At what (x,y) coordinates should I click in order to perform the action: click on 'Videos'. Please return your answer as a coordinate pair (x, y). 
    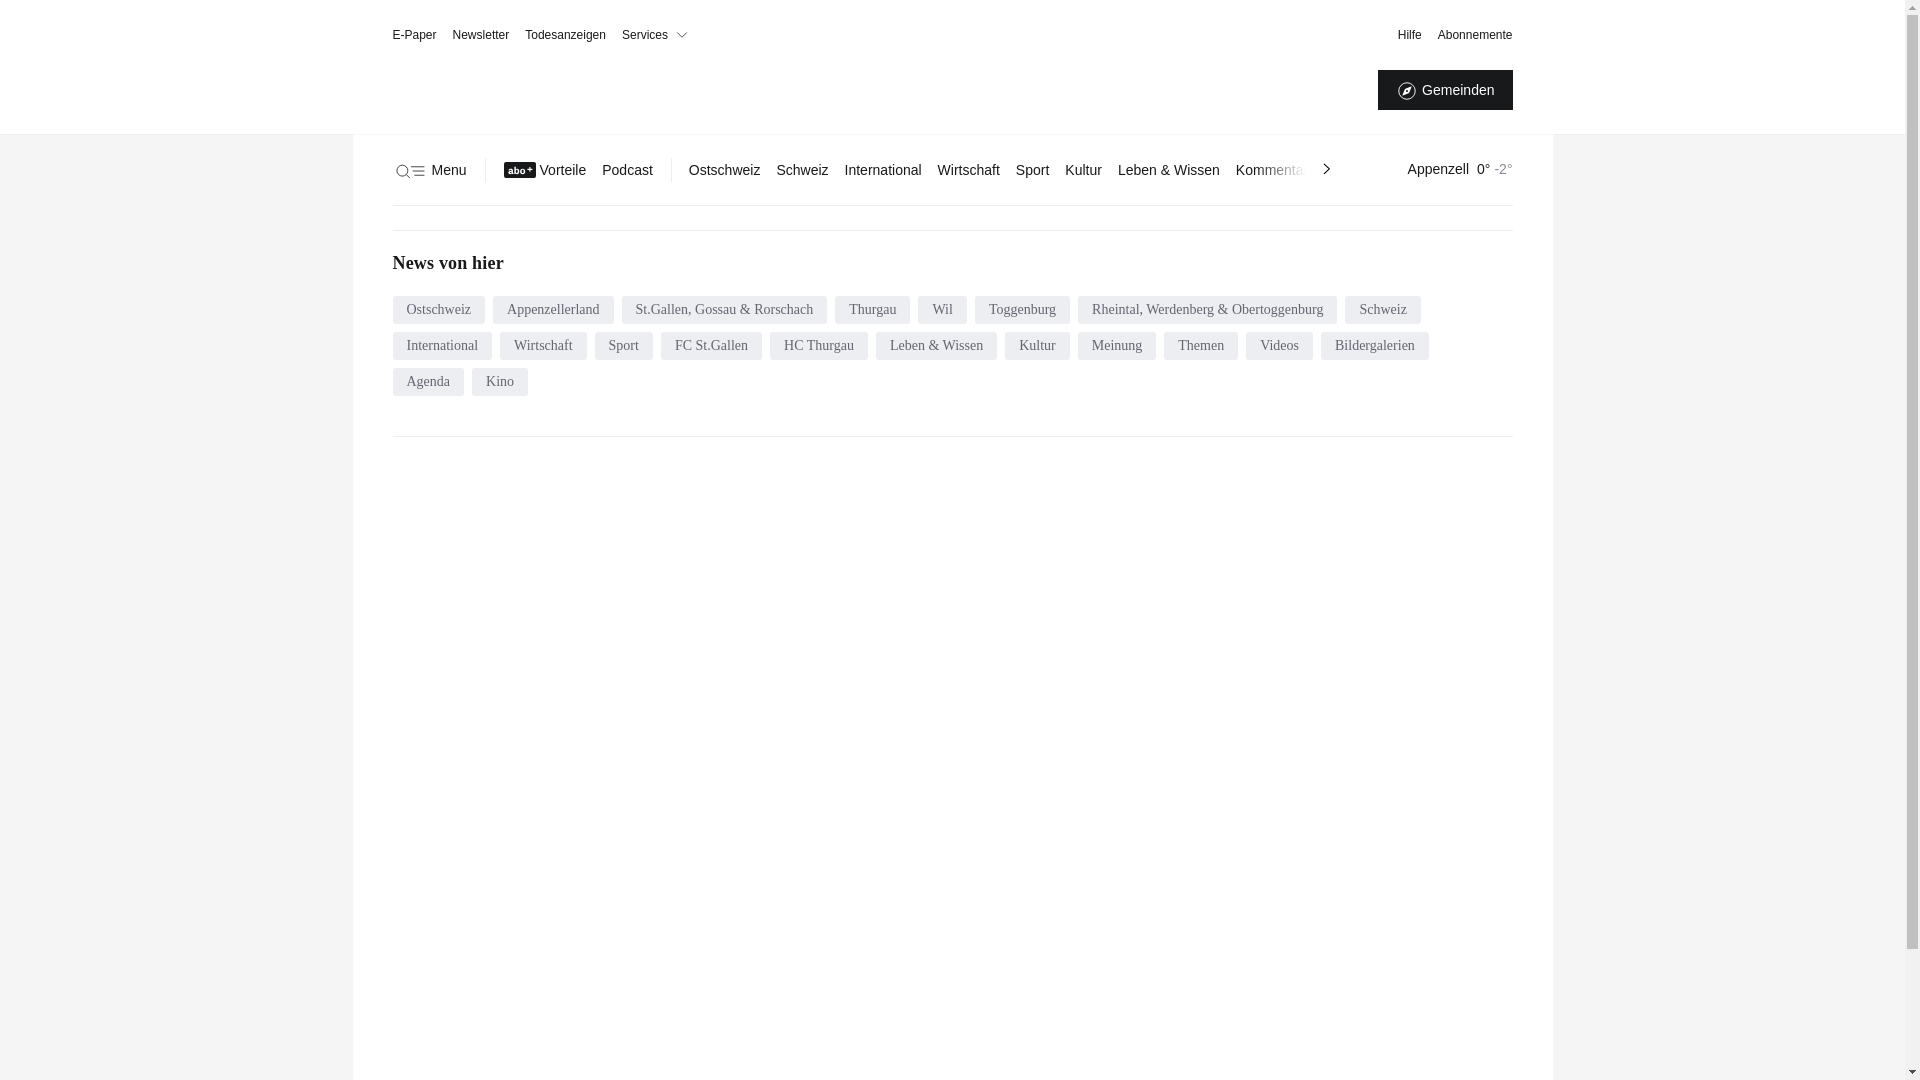
    Looking at the image, I should click on (1278, 345).